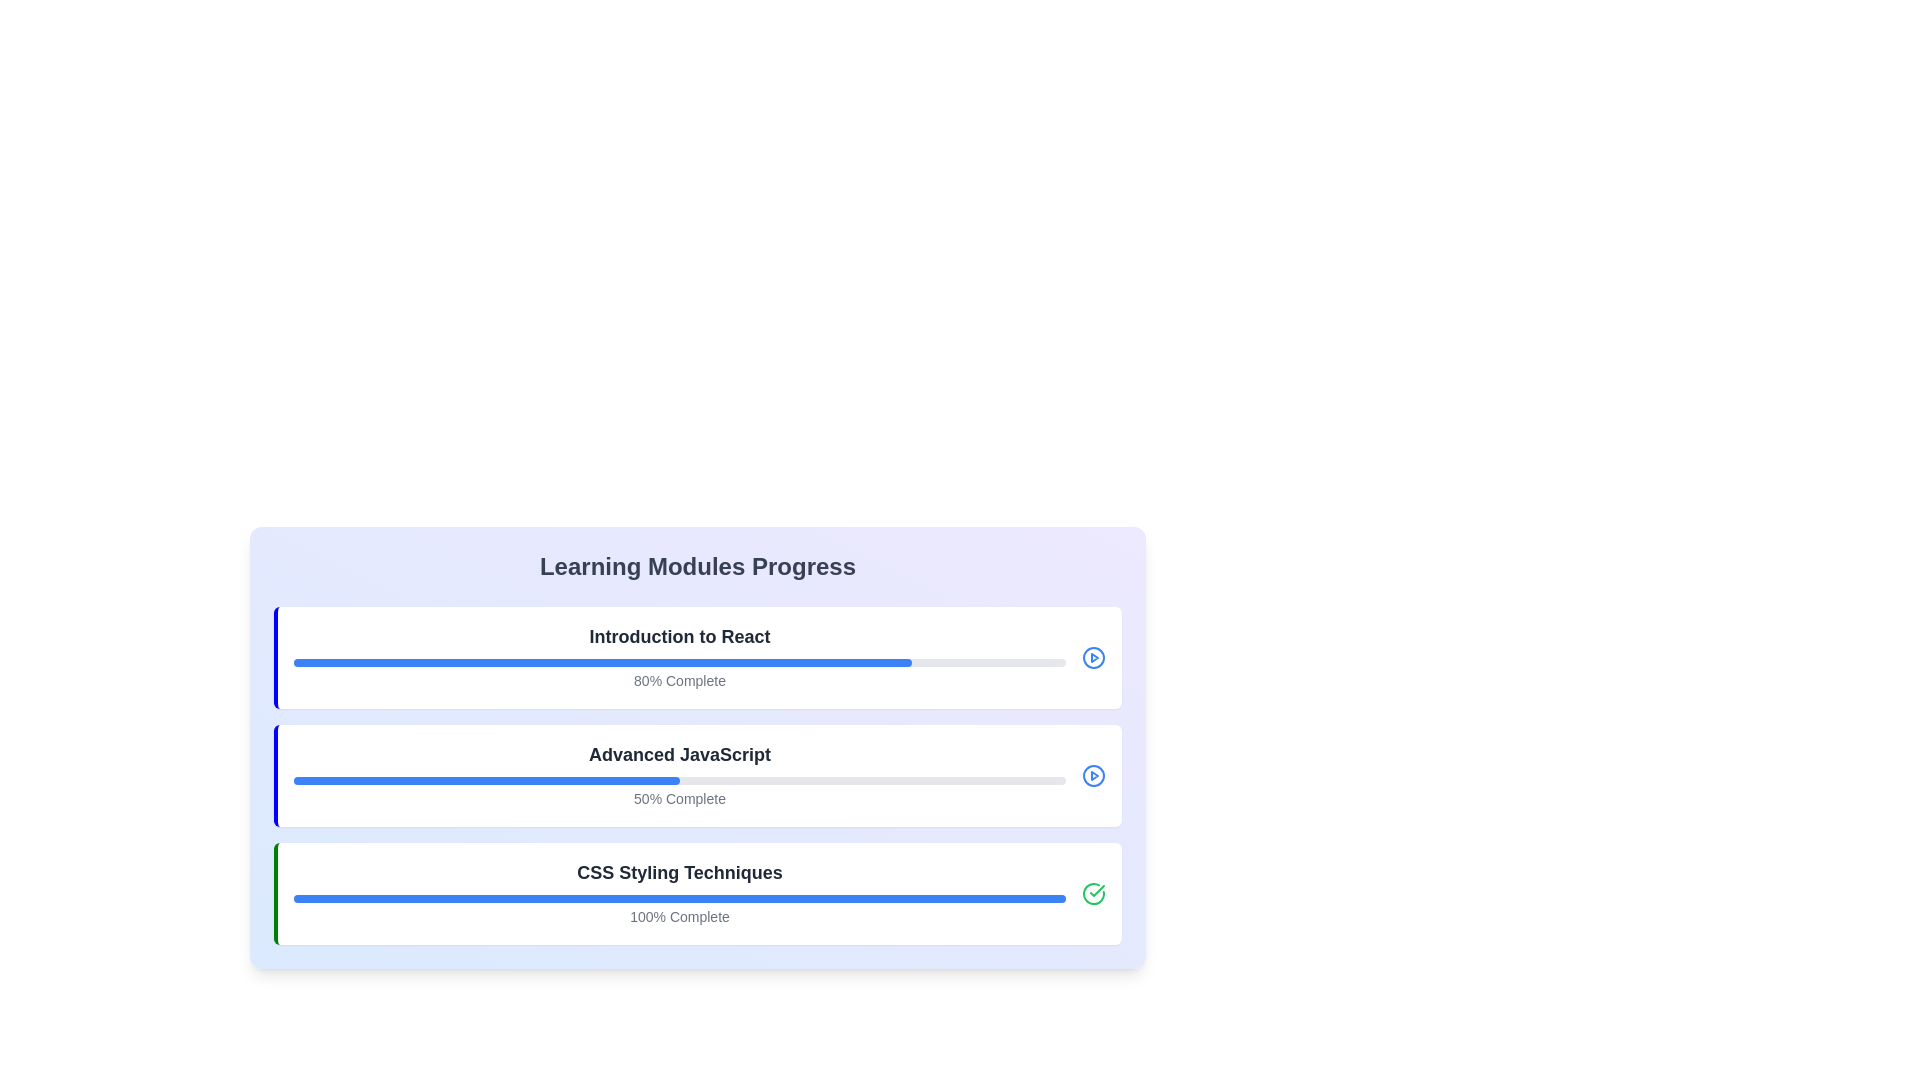 This screenshot has width=1920, height=1080. What do you see at coordinates (1093, 893) in the screenshot?
I see `the completion icon located in the bottom-right corner of the 'CSS Styling Techniques' section, next to the progress bar, indicating the final stage of progress` at bounding box center [1093, 893].